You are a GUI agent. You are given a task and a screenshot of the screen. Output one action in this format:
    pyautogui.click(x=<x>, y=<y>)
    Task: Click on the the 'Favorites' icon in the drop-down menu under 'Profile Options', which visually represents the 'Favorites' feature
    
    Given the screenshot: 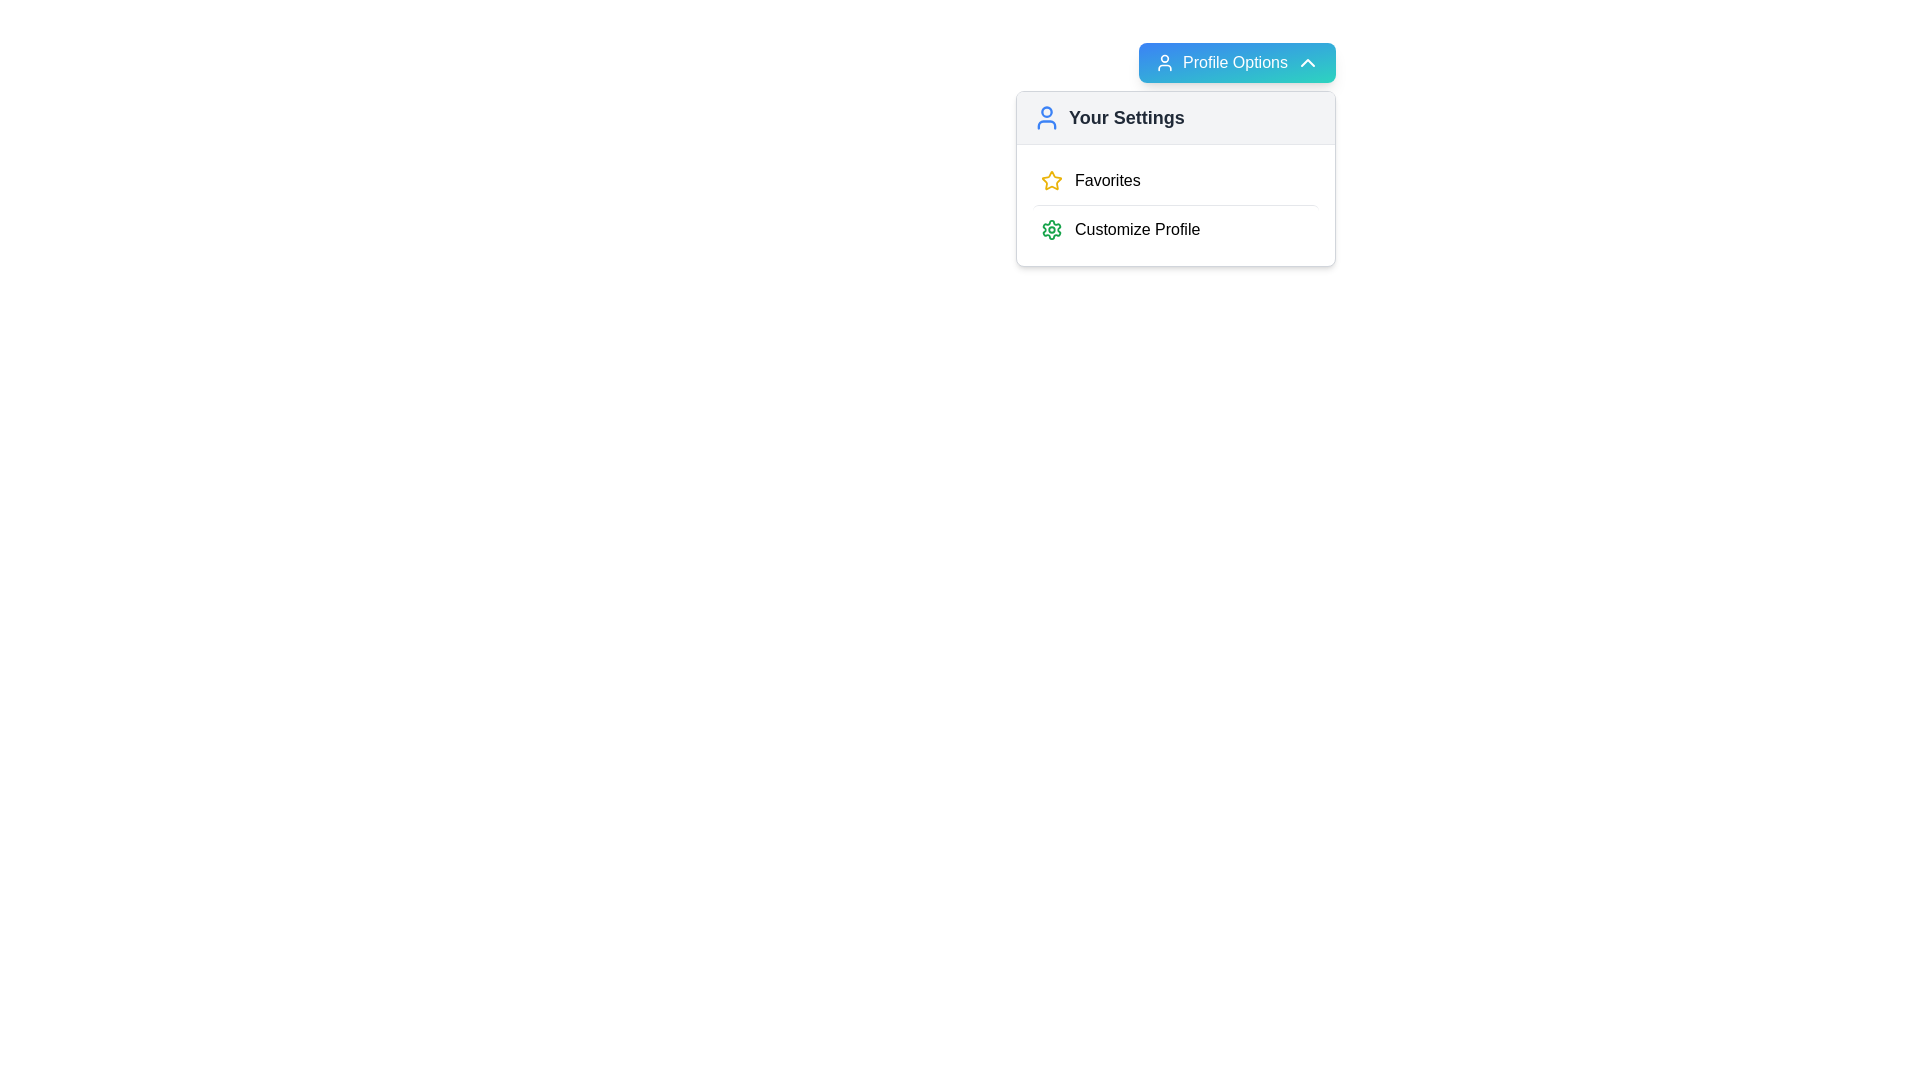 What is the action you would take?
    pyautogui.click(x=1050, y=180)
    